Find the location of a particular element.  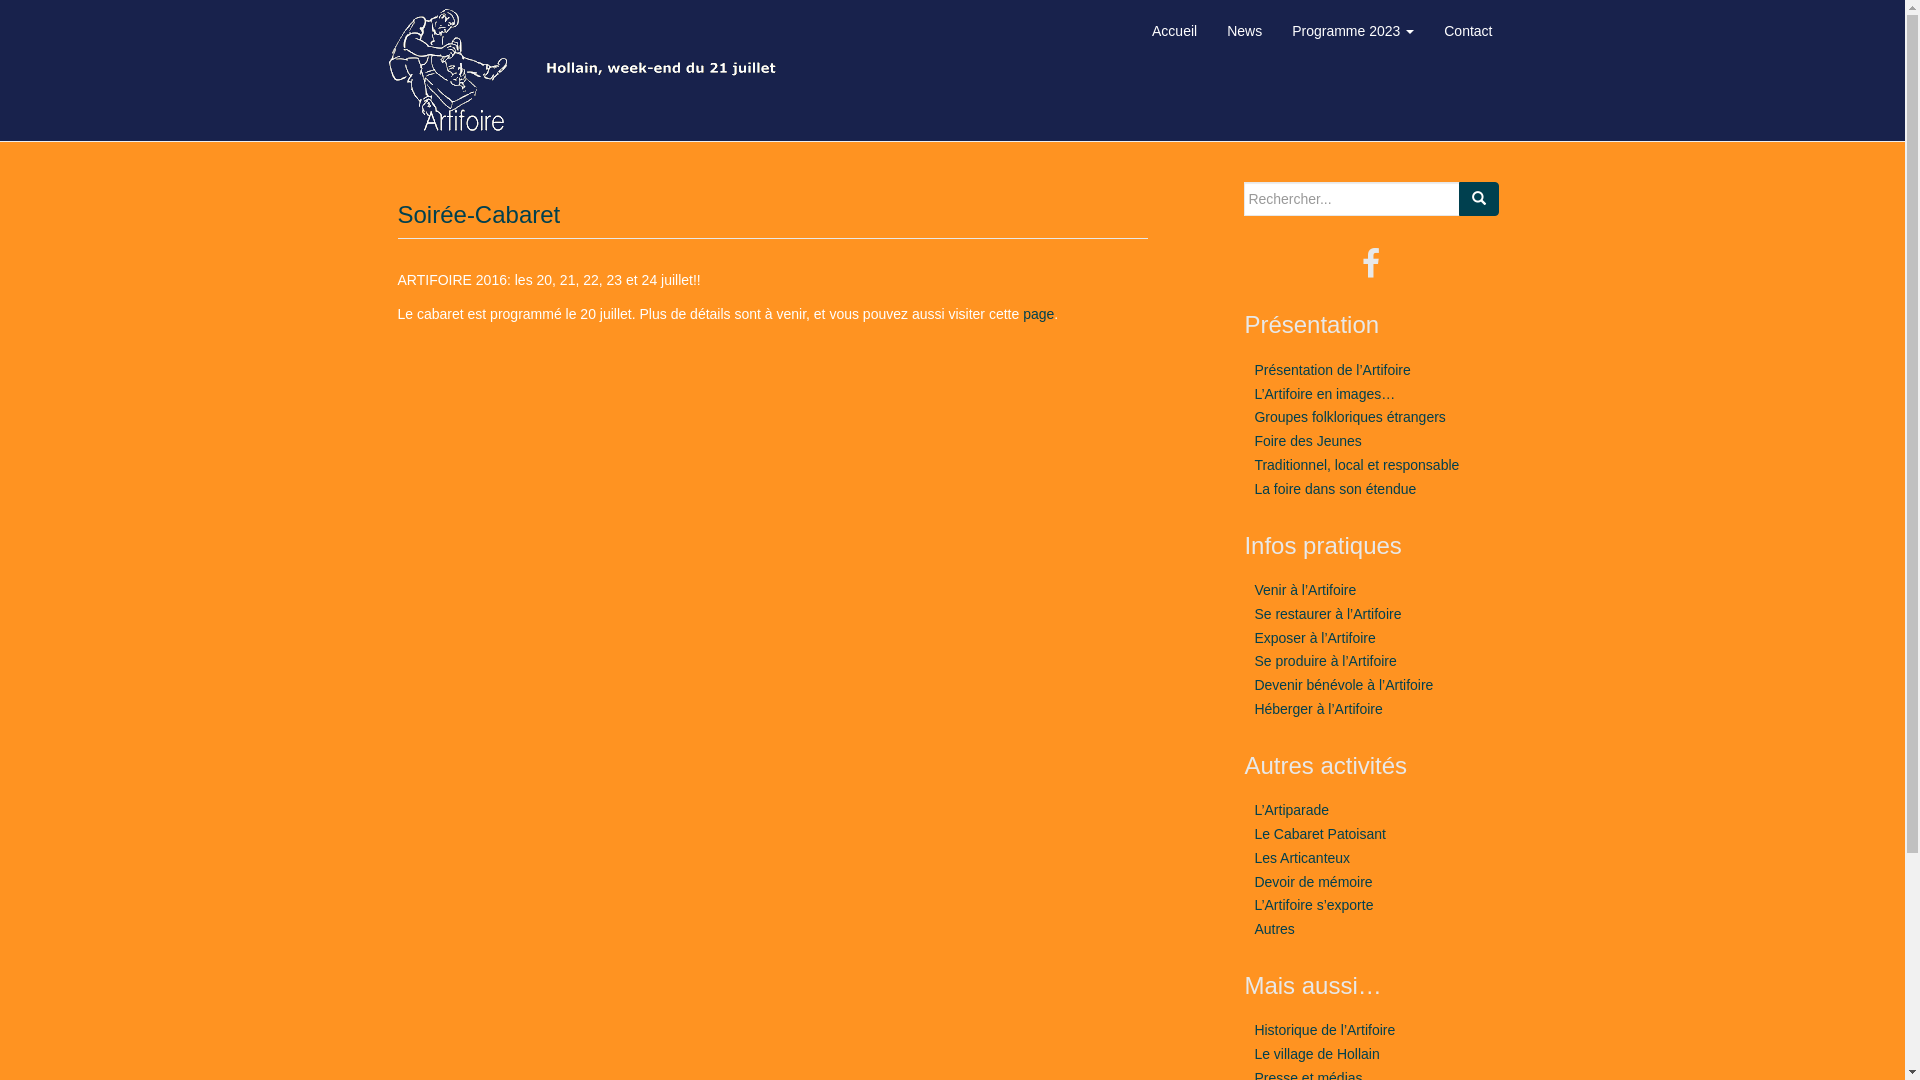

'Le village de Hollain' is located at coordinates (1316, 1052).